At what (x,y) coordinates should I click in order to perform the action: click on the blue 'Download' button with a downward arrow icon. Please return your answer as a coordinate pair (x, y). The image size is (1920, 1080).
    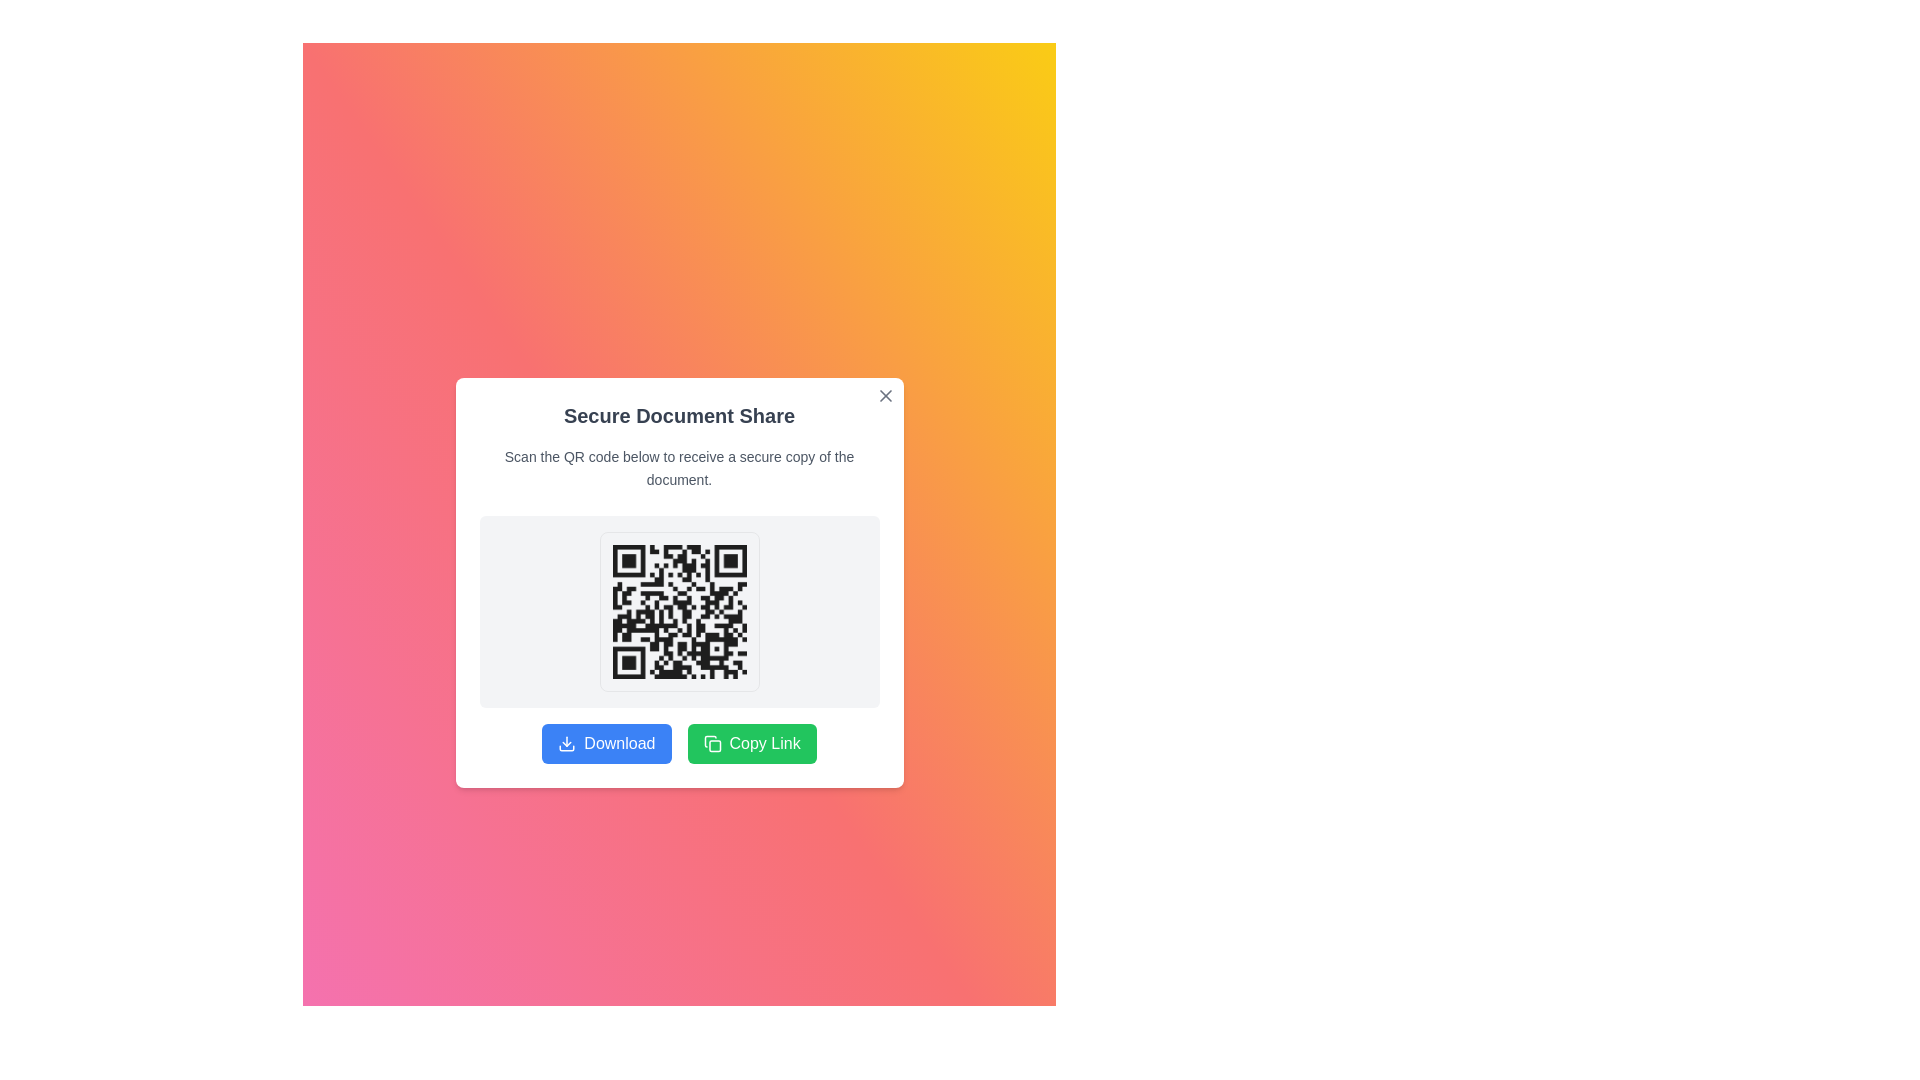
    Looking at the image, I should click on (605, 743).